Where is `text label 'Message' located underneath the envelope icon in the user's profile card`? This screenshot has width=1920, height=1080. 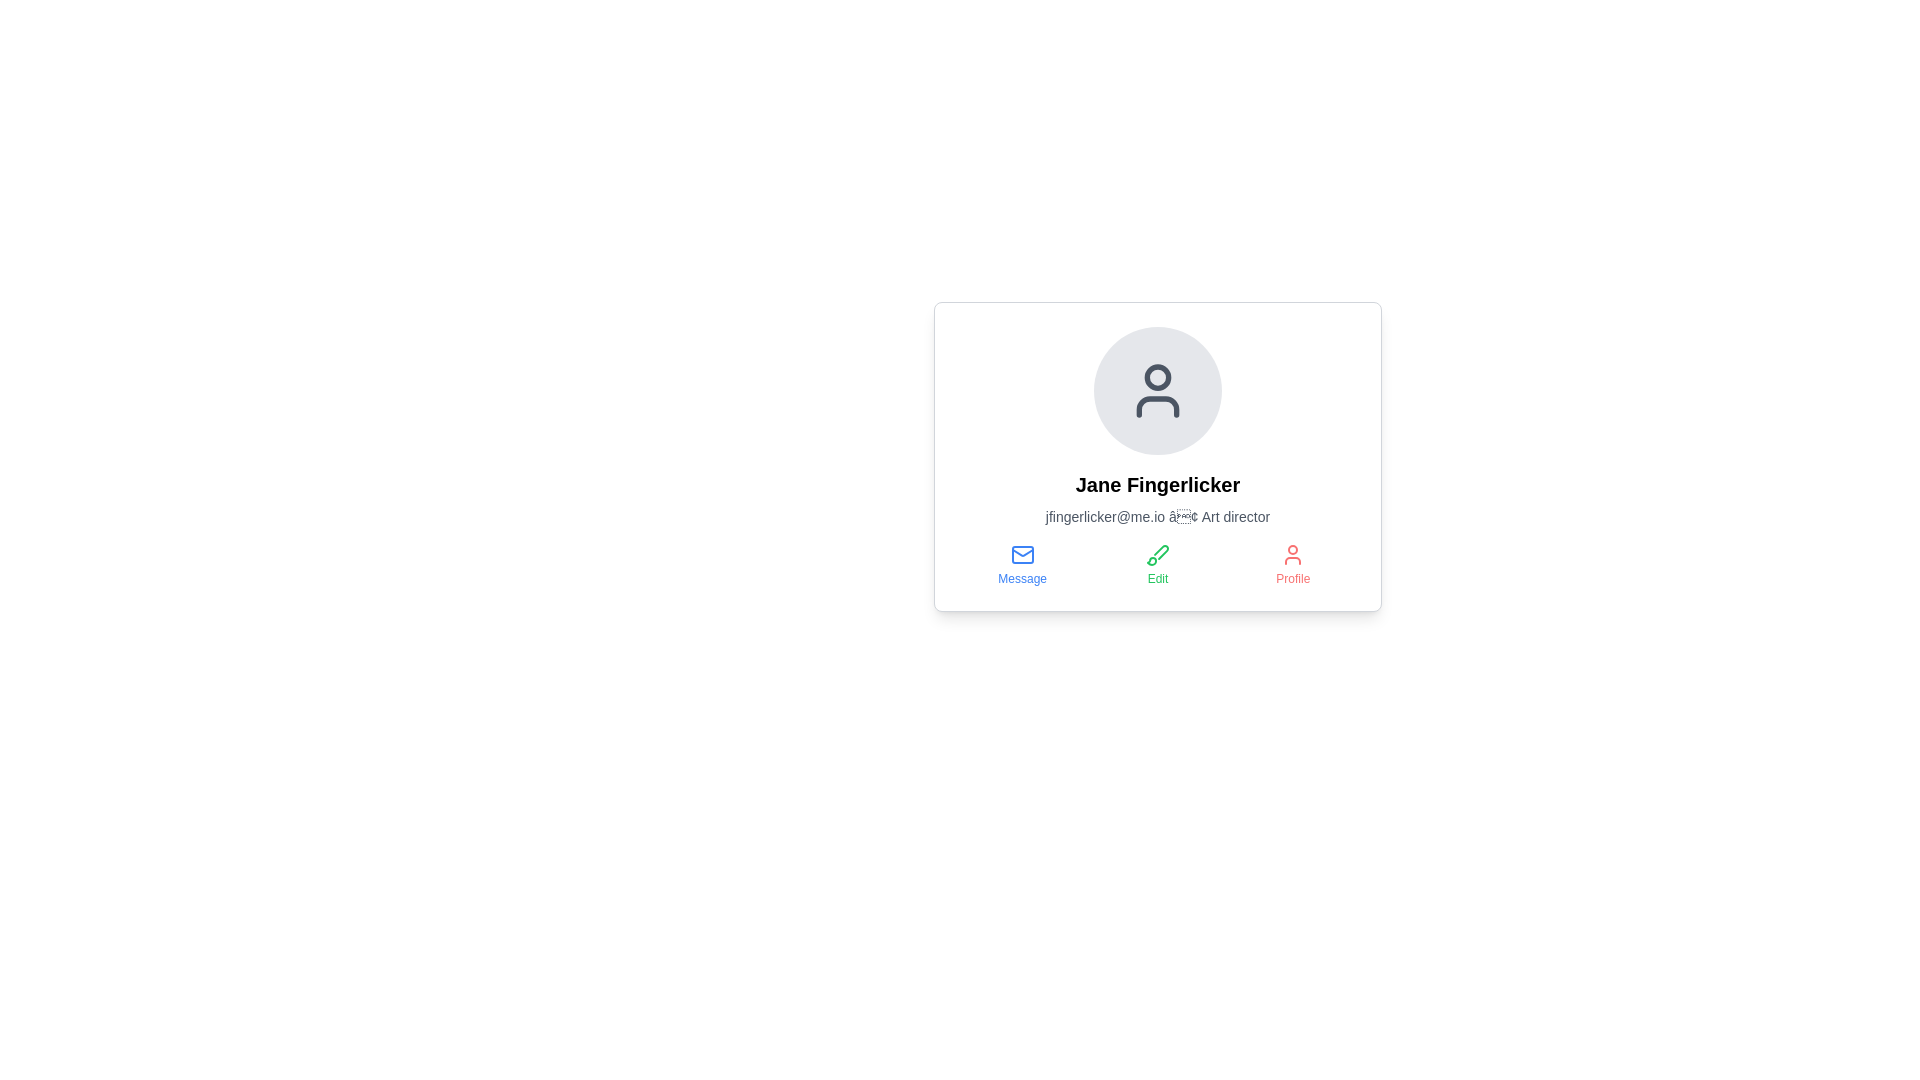 text label 'Message' located underneath the envelope icon in the user's profile card is located at coordinates (1022, 578).